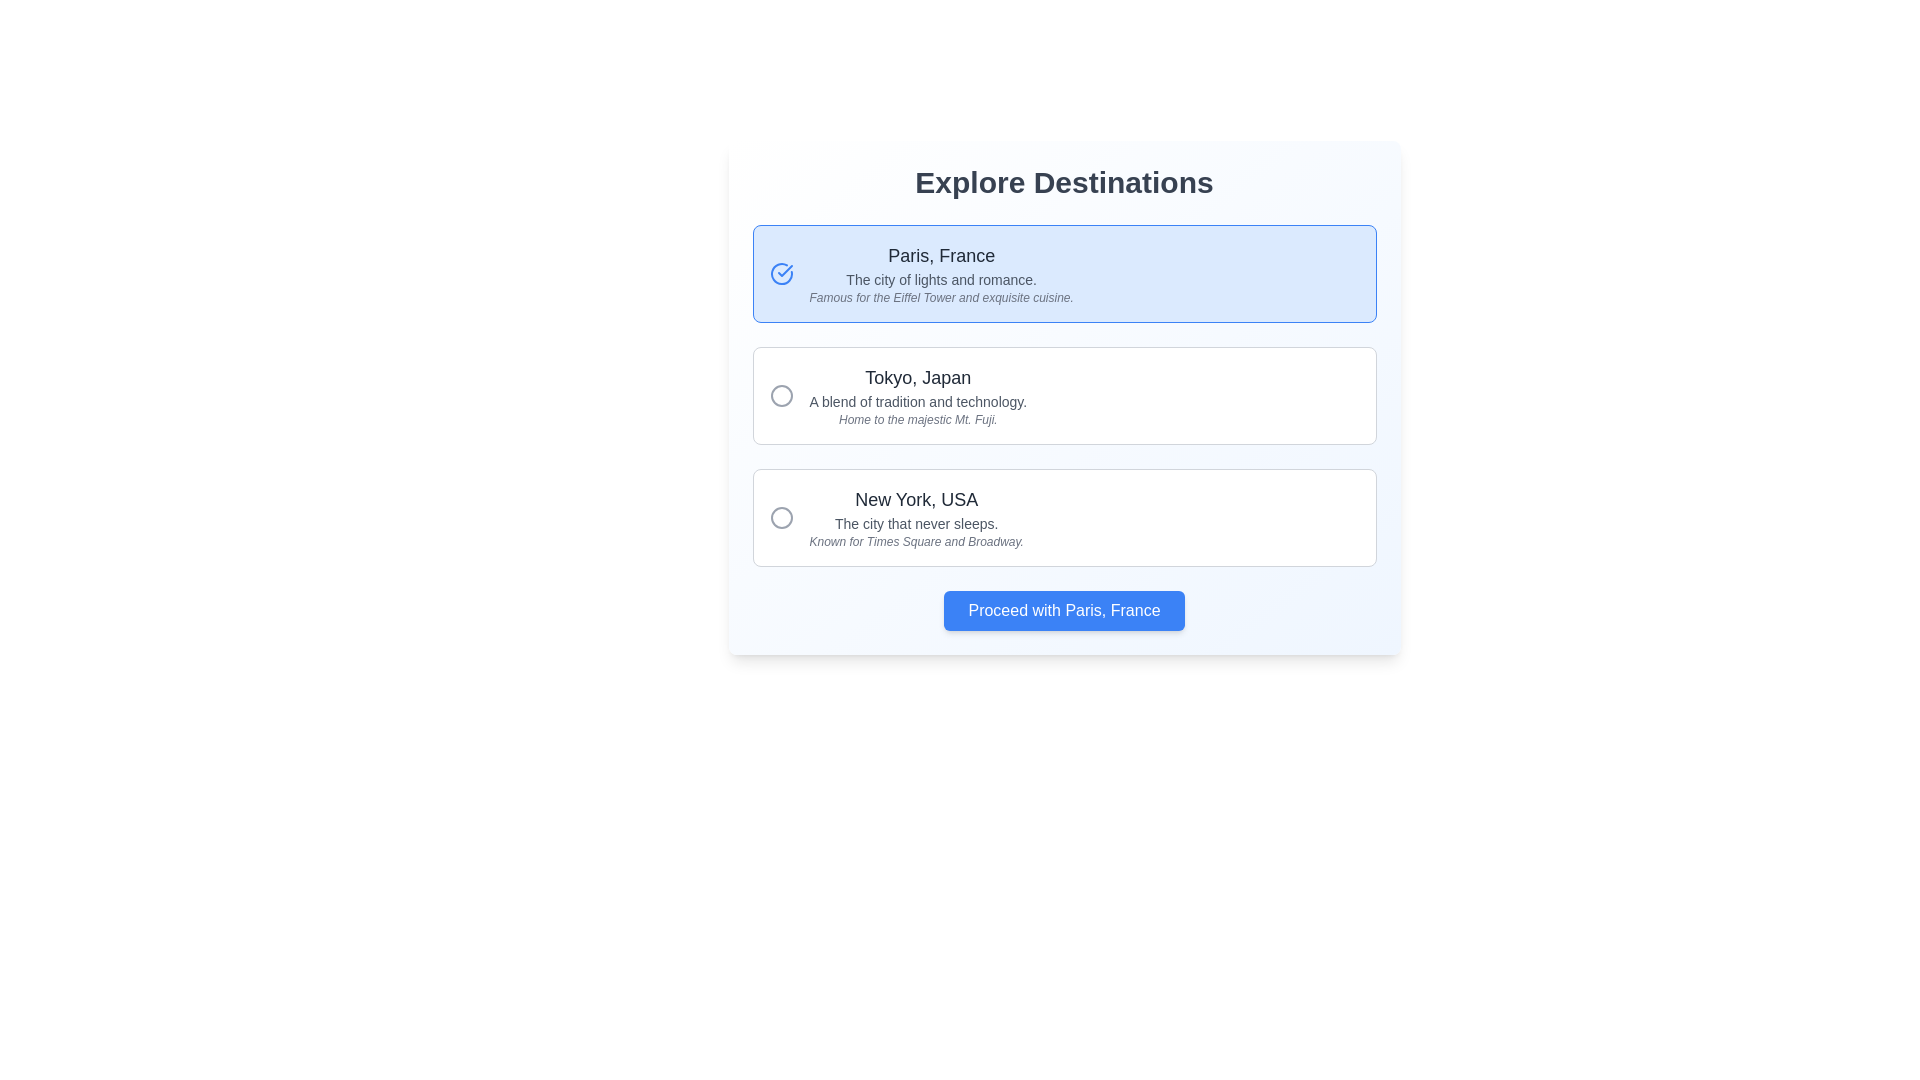 The height and width of the screenshot is (1080, 1920). Describe the element at coordinates (915, 499) in the screenshot. I see `the title label of the third destination card that identifies 'New York, USA' within the vertical list of selectable destination cards` at that location.